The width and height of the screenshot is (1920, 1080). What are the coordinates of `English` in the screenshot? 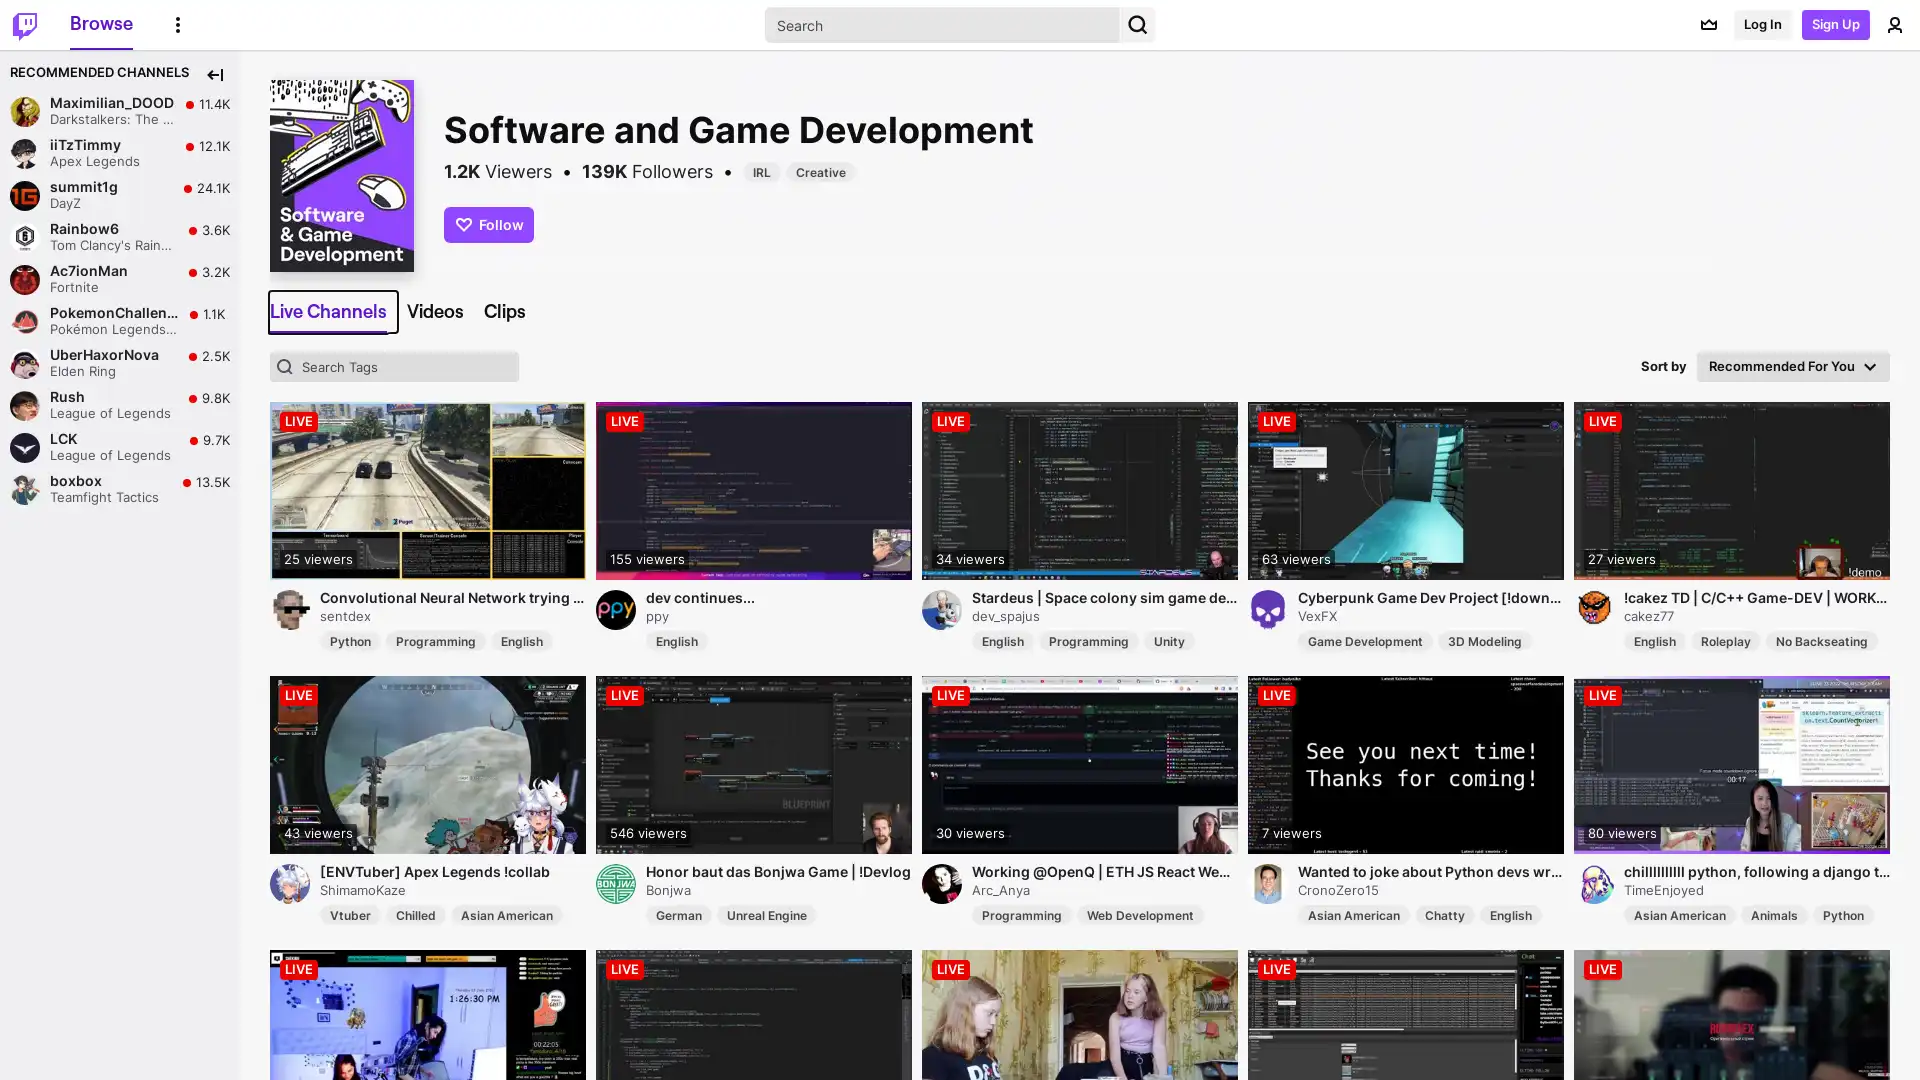 It's located at (1003, 640).